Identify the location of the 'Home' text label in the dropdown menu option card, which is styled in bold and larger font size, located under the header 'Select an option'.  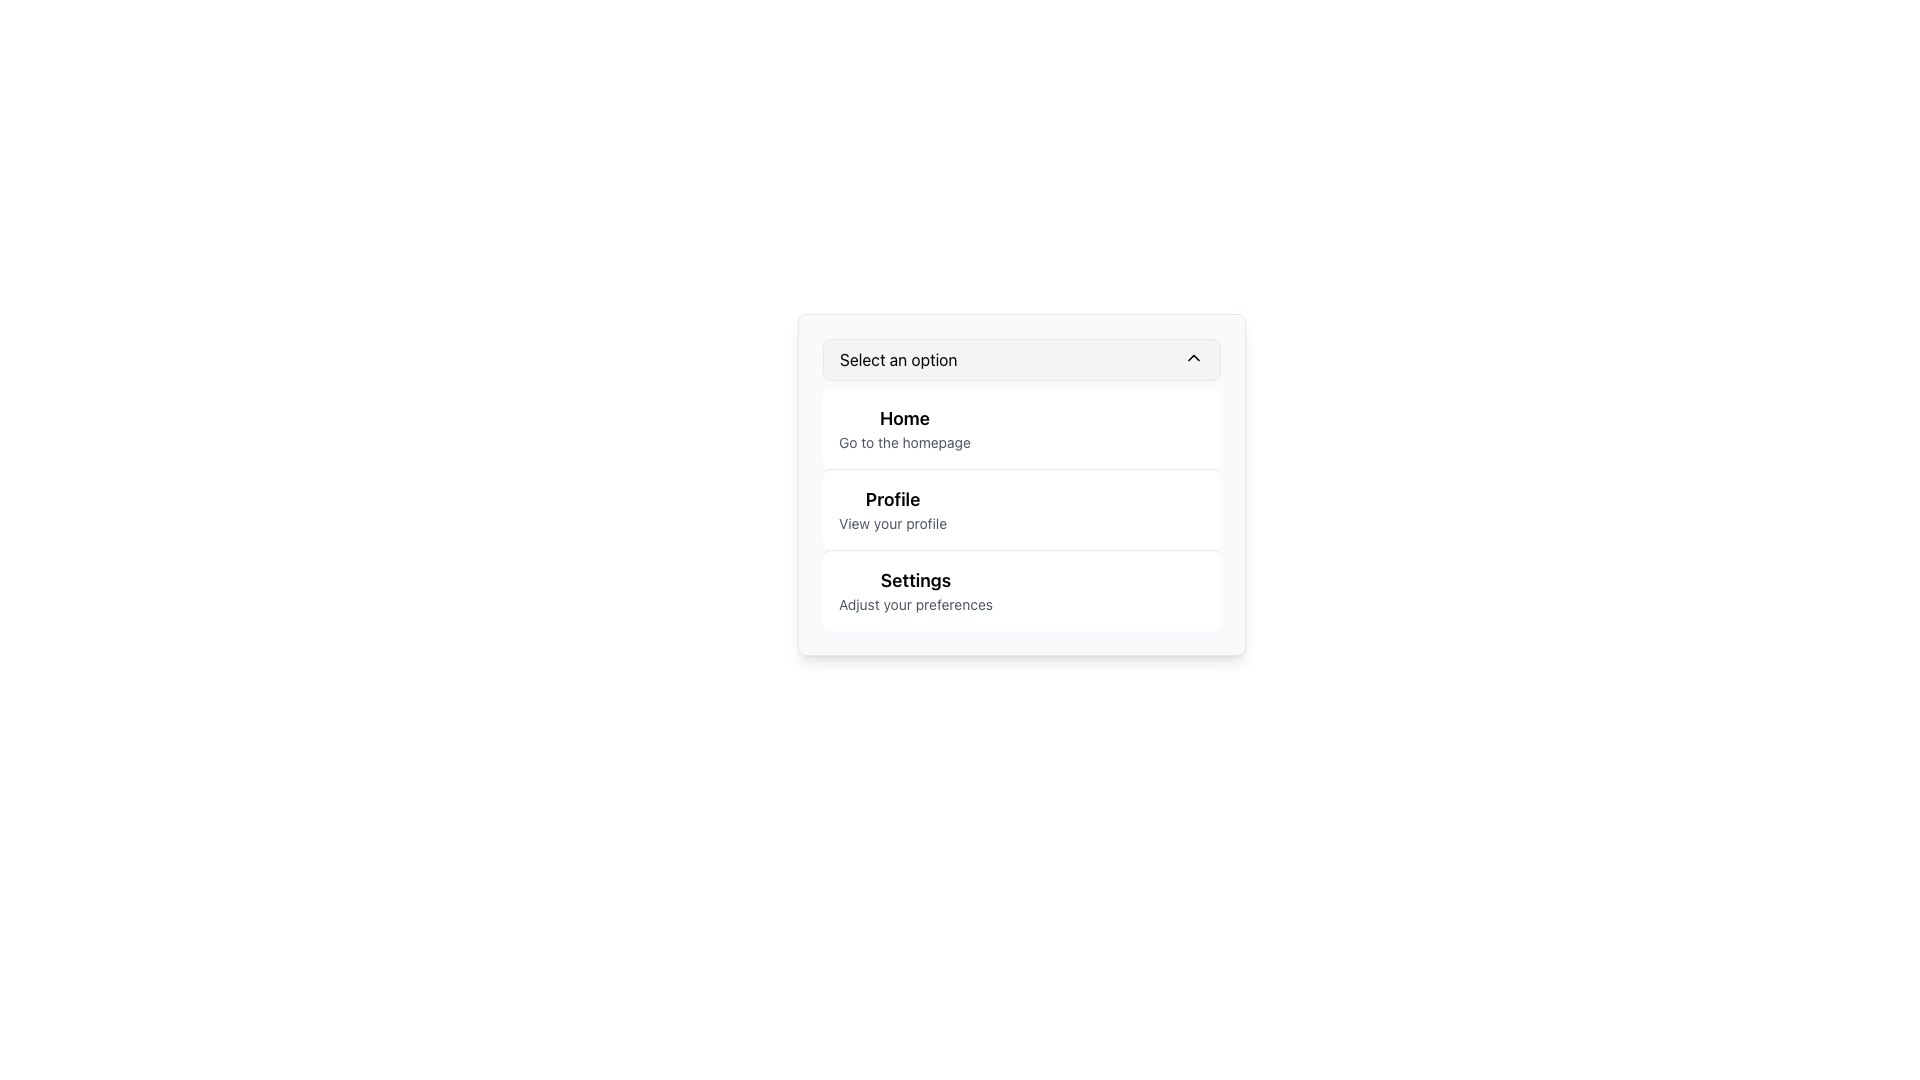
(903, 418).